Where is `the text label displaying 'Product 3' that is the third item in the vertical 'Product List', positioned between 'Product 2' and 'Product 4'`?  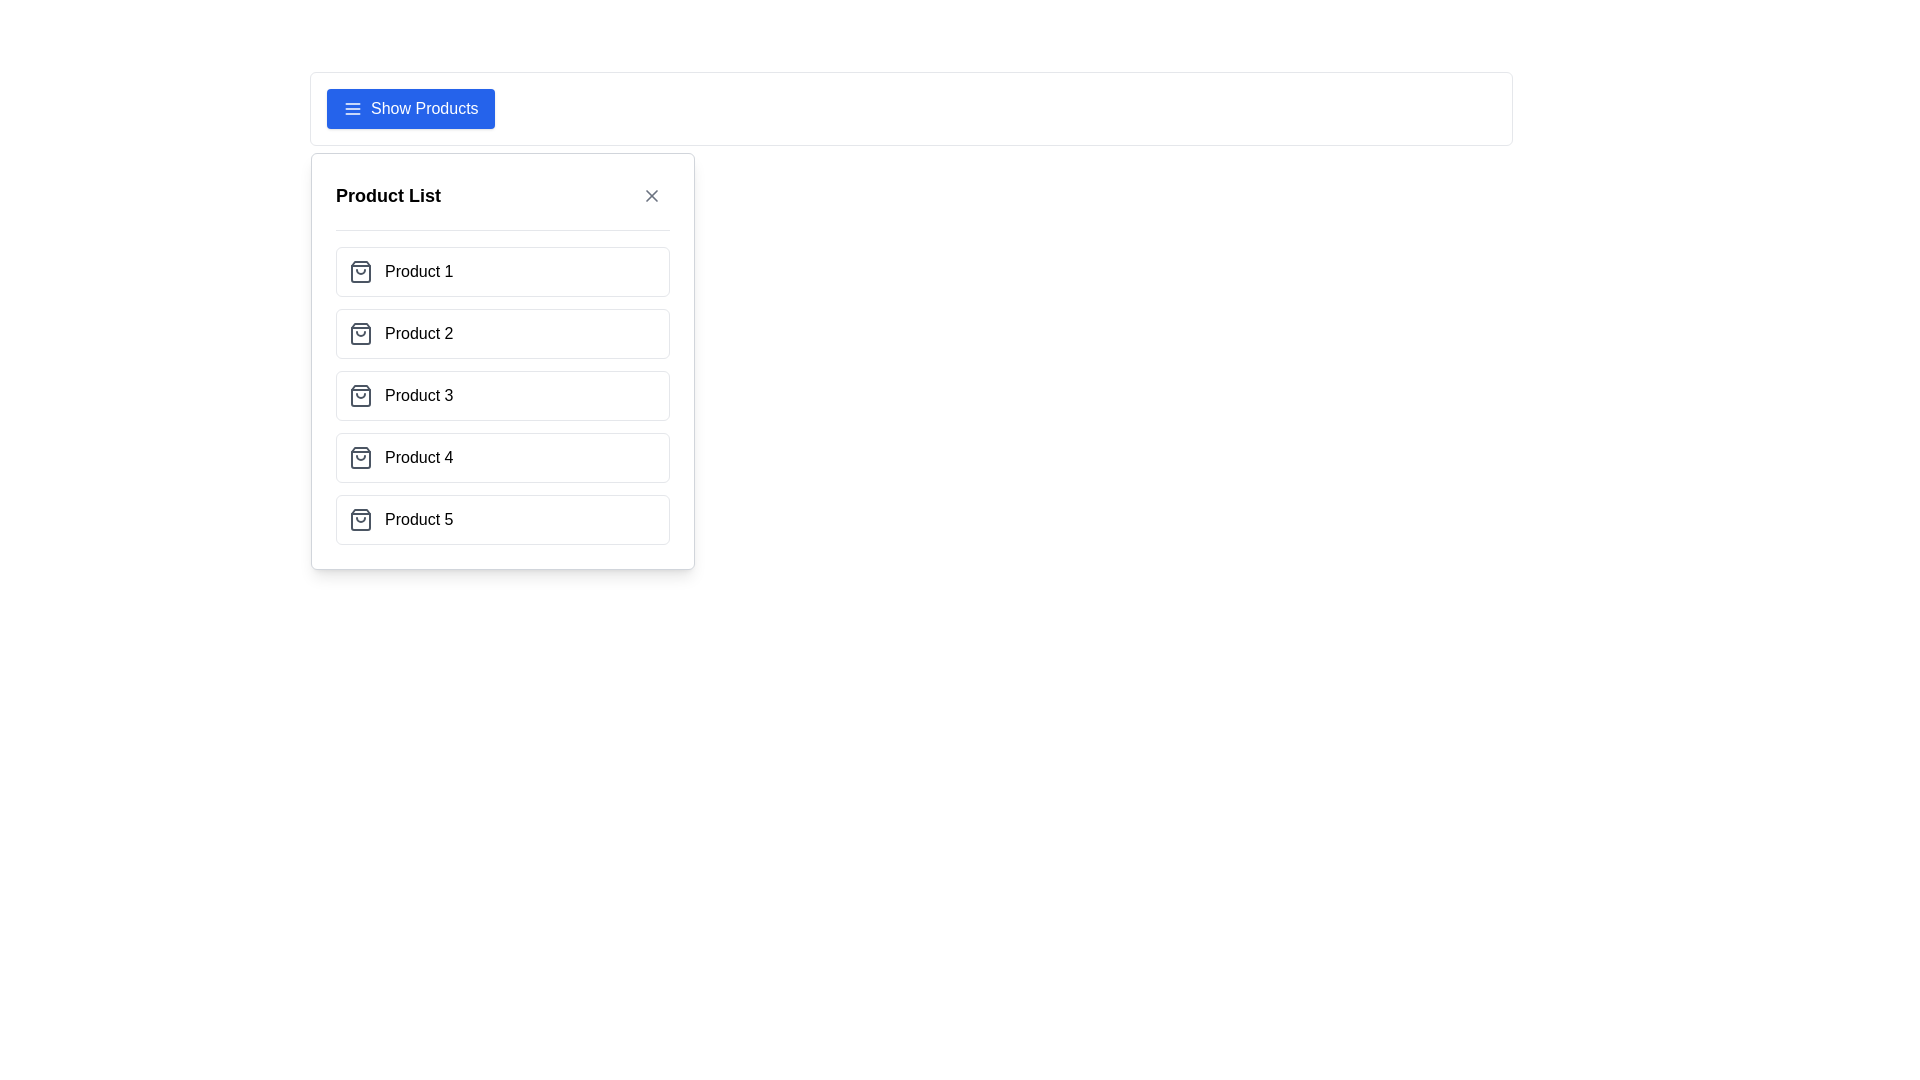
the text label displaying 'Product 3' that is the third item in the vertical 'Product List', positioned between 'Product 2' and 'Product 4' is located at coordinates (418, 396).